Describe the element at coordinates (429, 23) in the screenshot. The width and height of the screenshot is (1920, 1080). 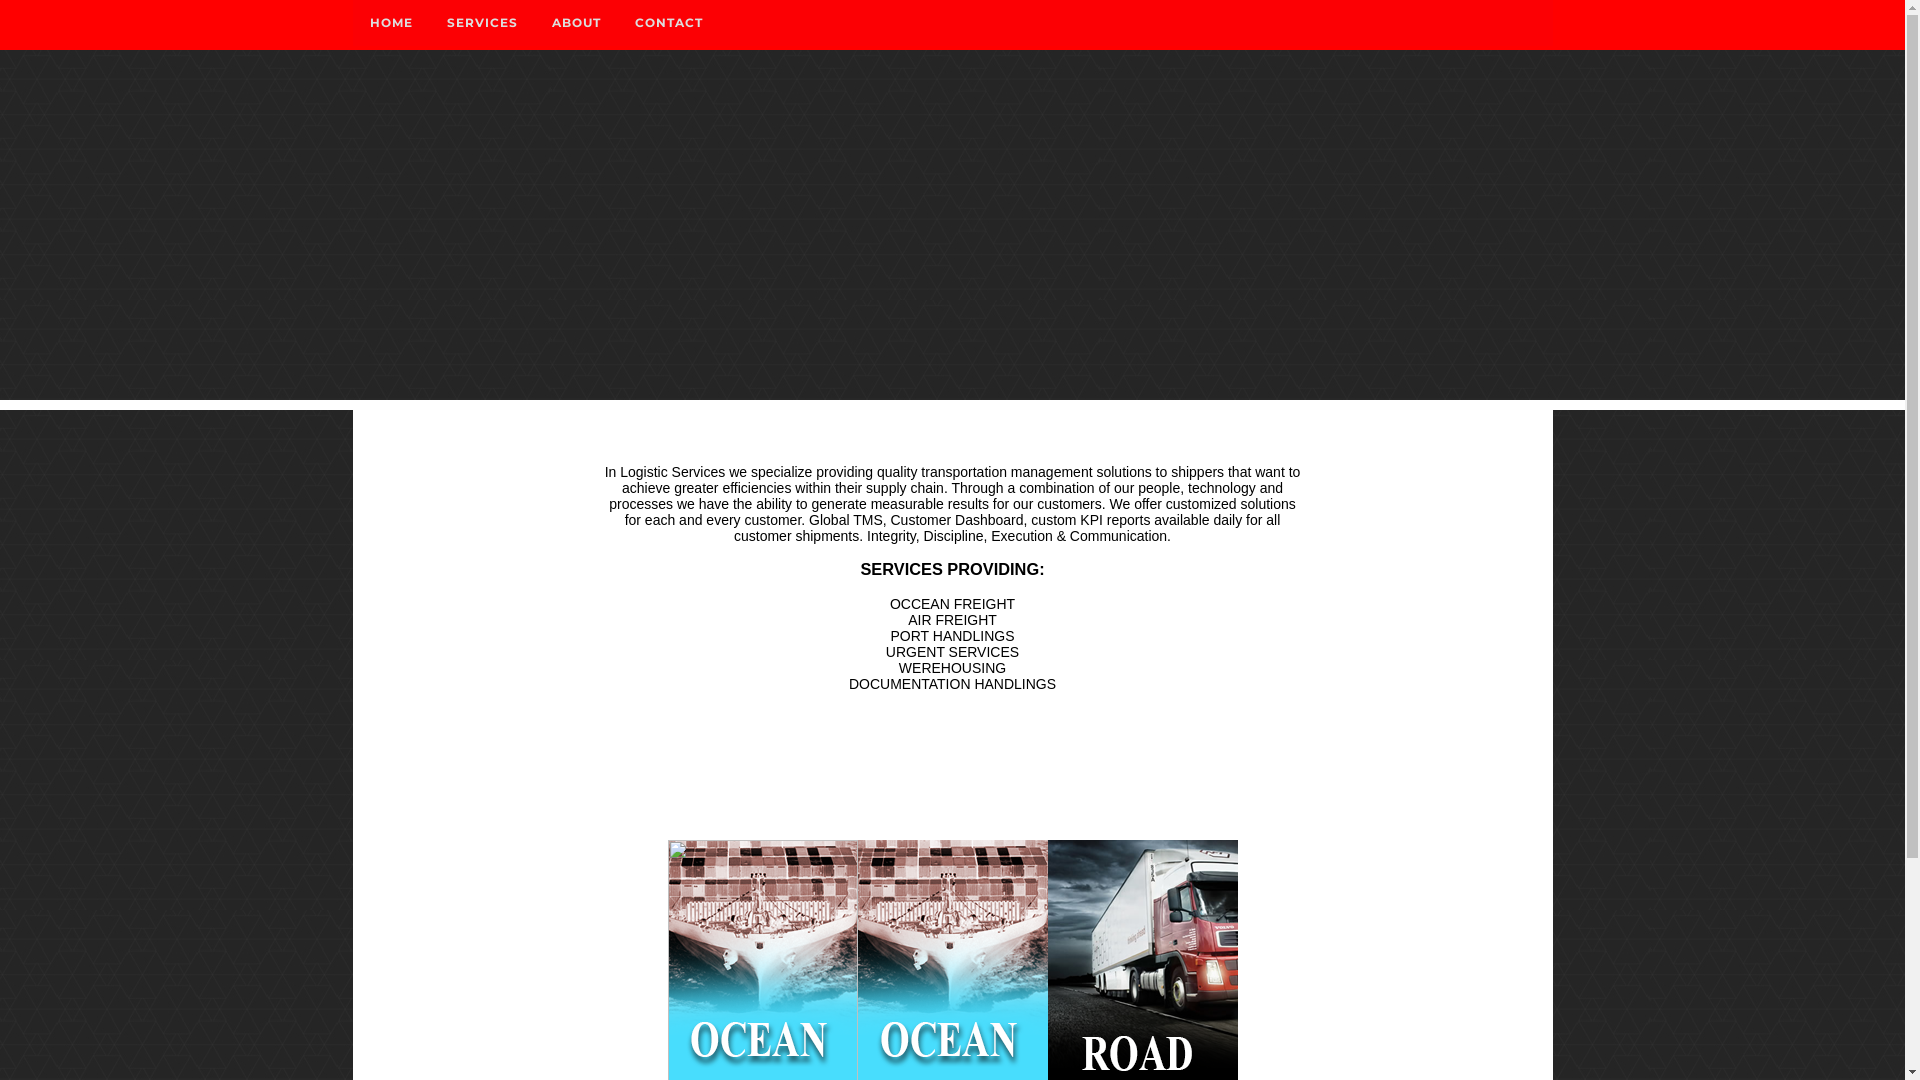
I see `'SERVICES'` at that location.